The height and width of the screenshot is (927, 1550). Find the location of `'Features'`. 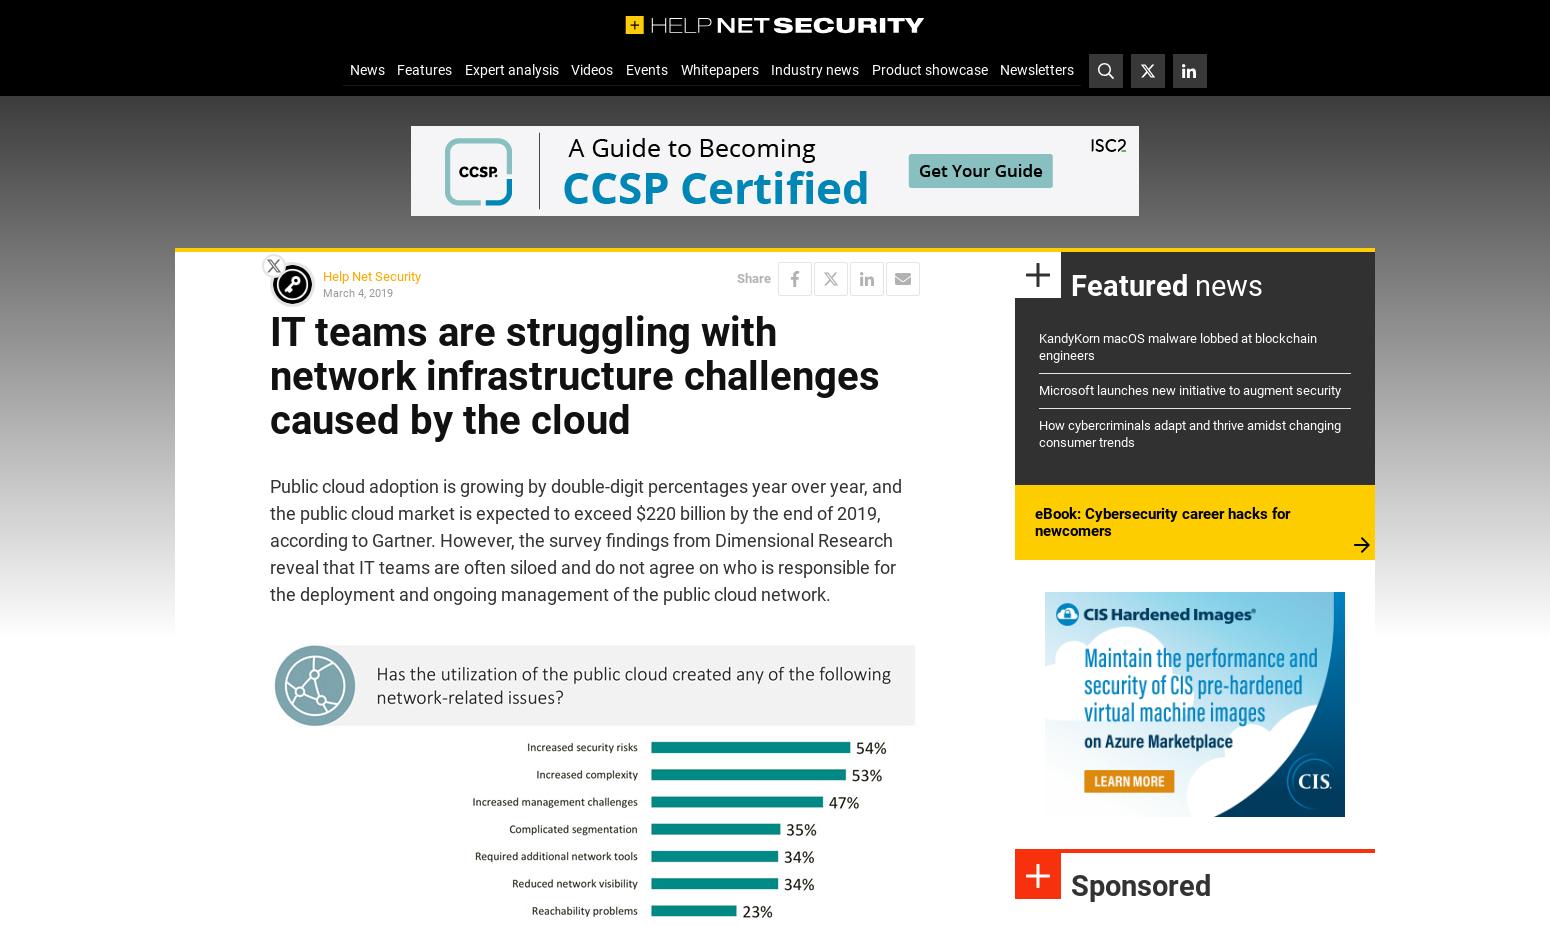

'Features' is located at coordinates (424, 68).